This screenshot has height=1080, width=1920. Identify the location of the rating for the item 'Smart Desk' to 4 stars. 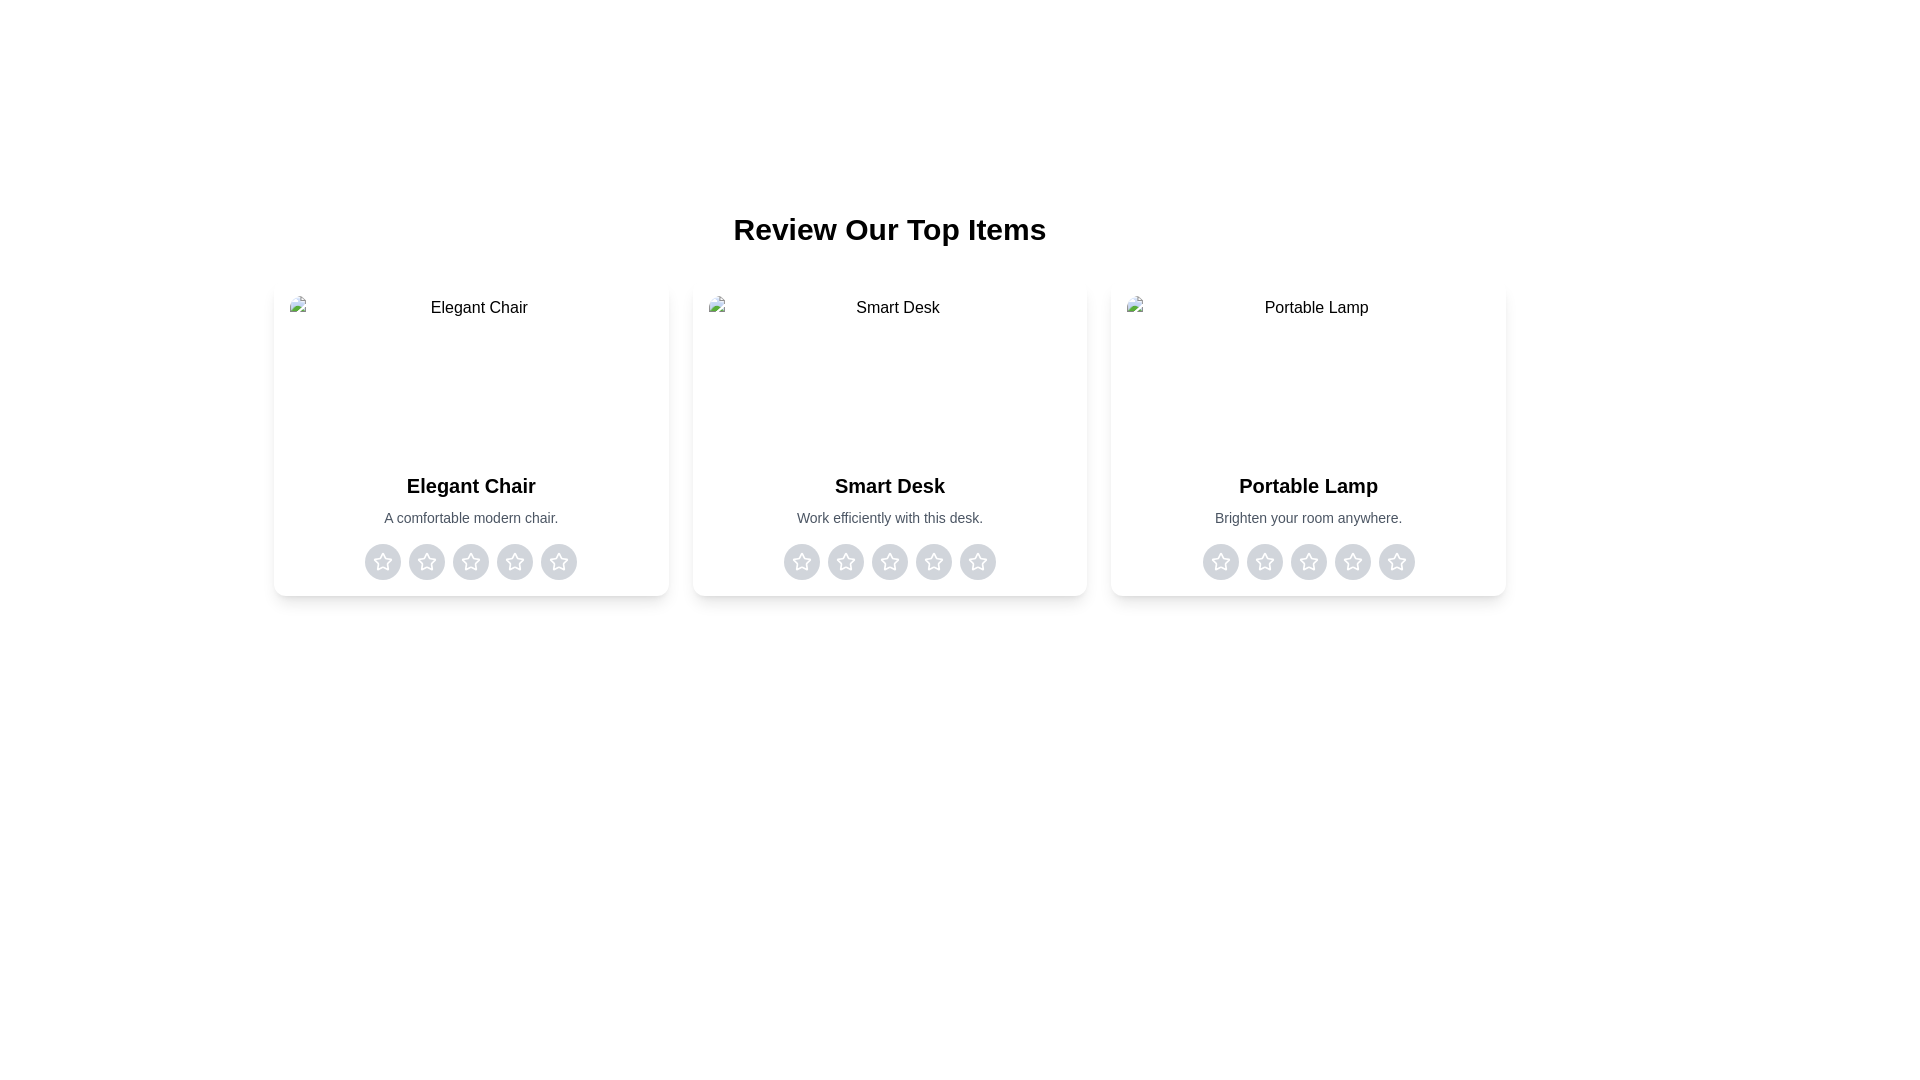
(931, 562).